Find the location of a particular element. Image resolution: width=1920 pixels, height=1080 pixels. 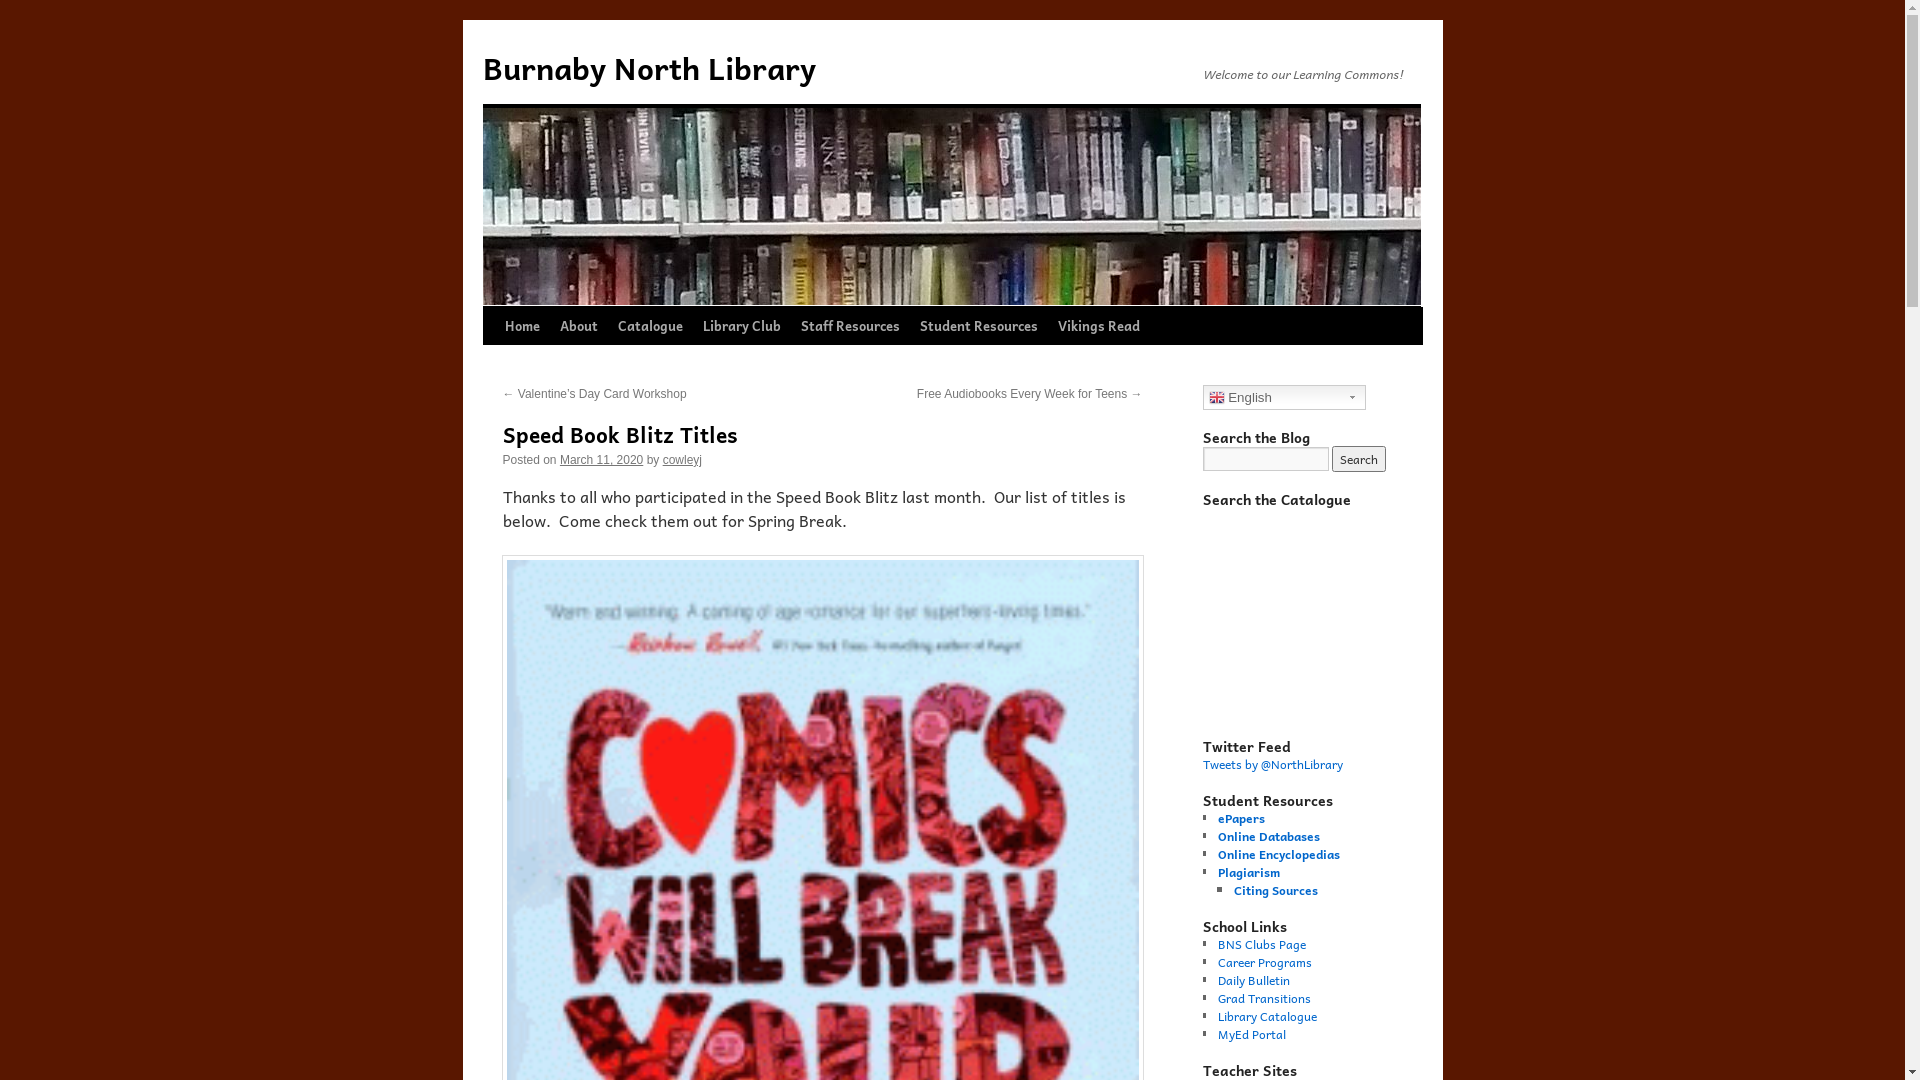

'Citing Sources' is located at coordinates (1275, 889).